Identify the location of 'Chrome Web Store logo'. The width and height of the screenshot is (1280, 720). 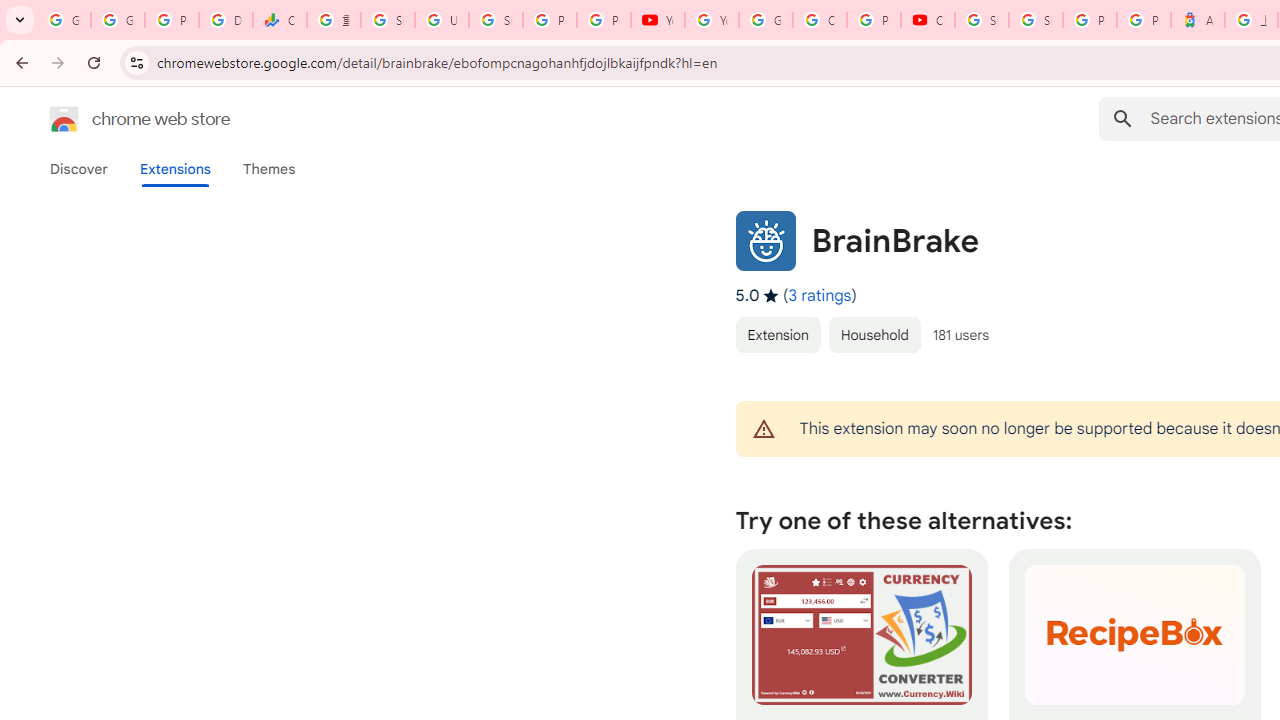
(64, 119).